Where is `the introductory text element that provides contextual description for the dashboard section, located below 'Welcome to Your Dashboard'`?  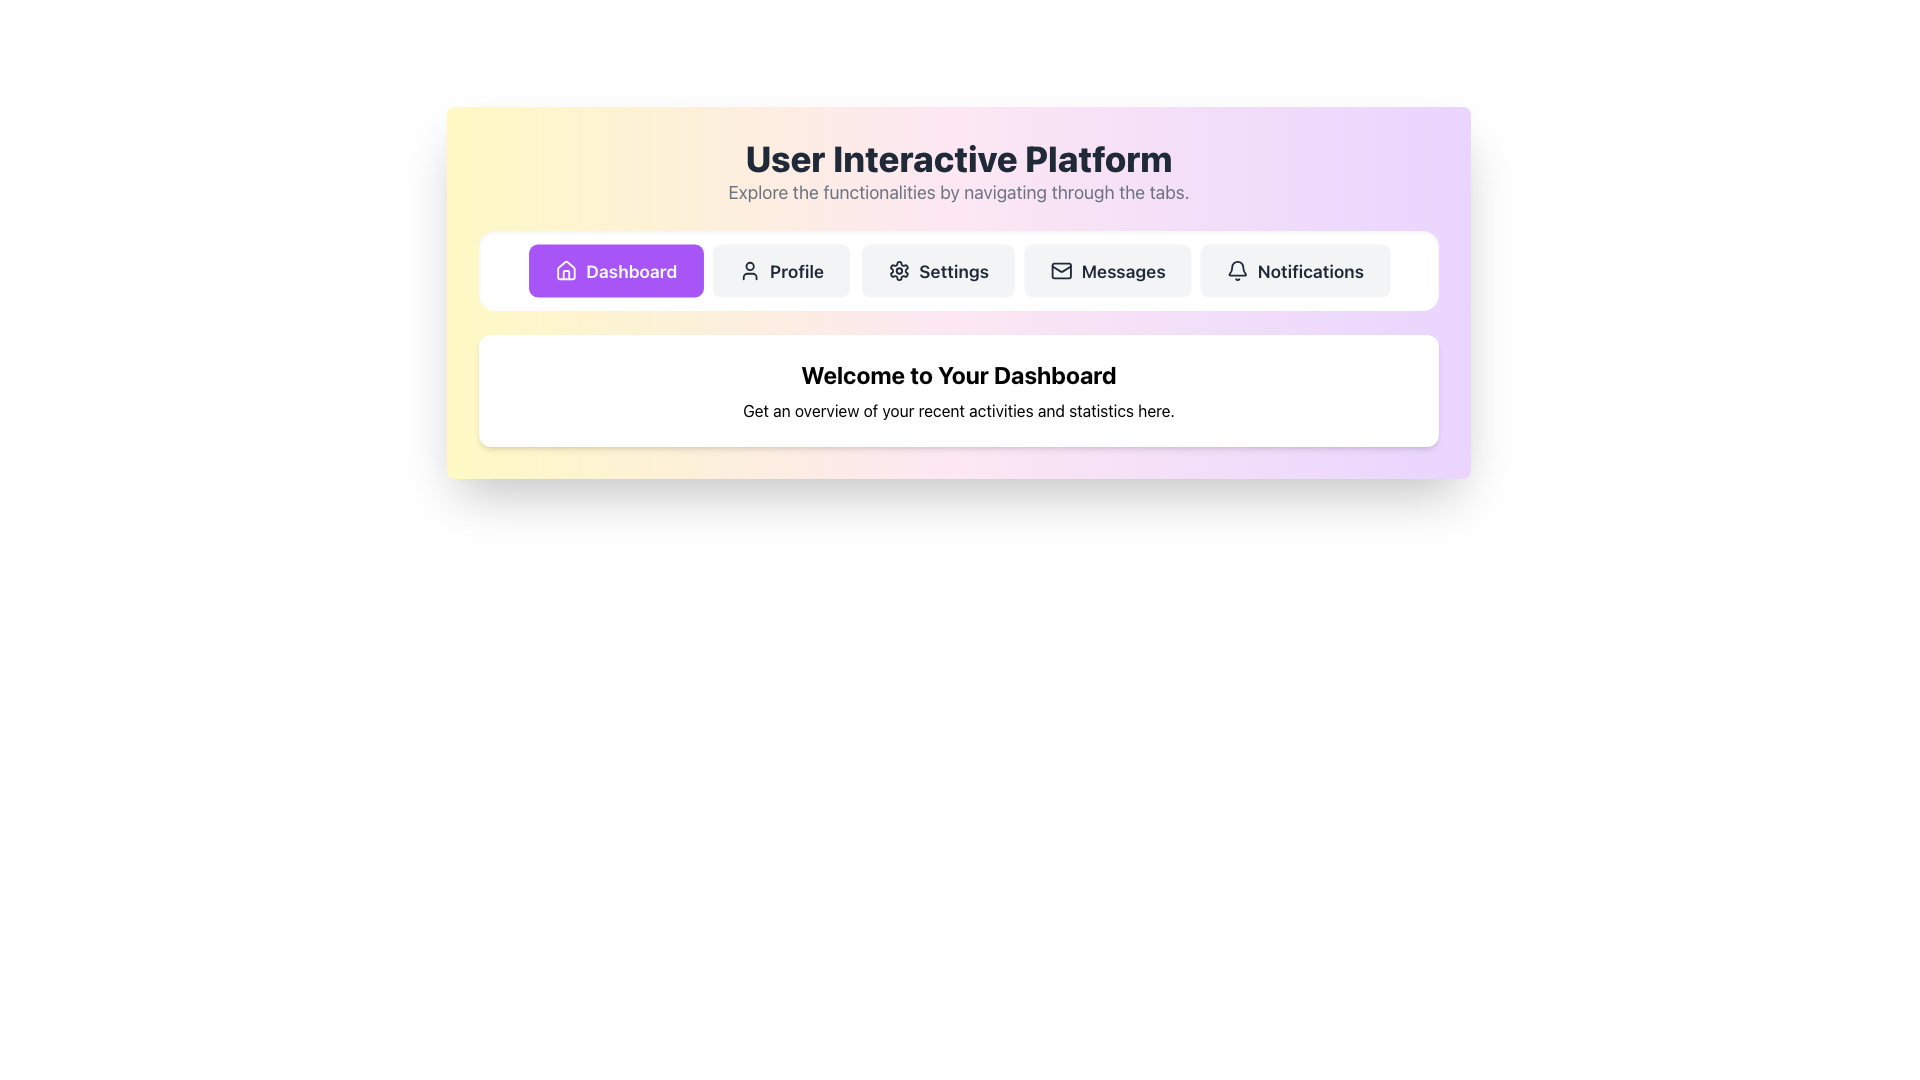 the introductory text element that provides contextual description for the dashboard section, located below 'Welcome to Your Dashboard' is located at coordinates (958, 410).